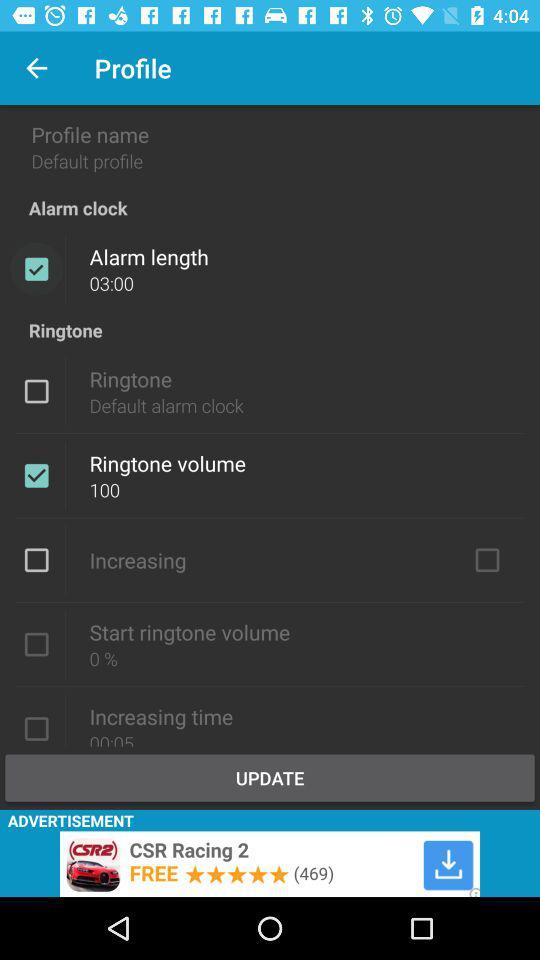 The height and width of the screenshot is (960, 540). Describe the element at coordinates (36, 268) in the screenshot. I see `toggles alarm length` at that location.